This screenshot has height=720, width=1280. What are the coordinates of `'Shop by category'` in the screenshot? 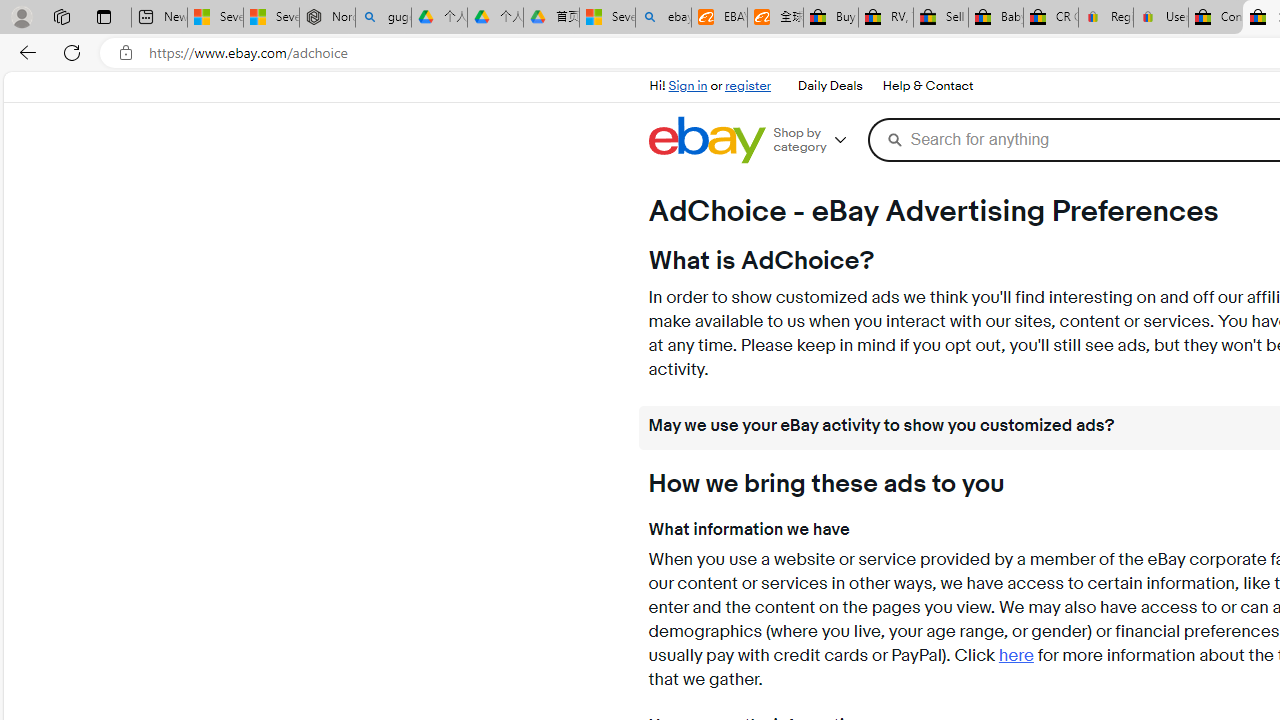 It's located at (817, 139).